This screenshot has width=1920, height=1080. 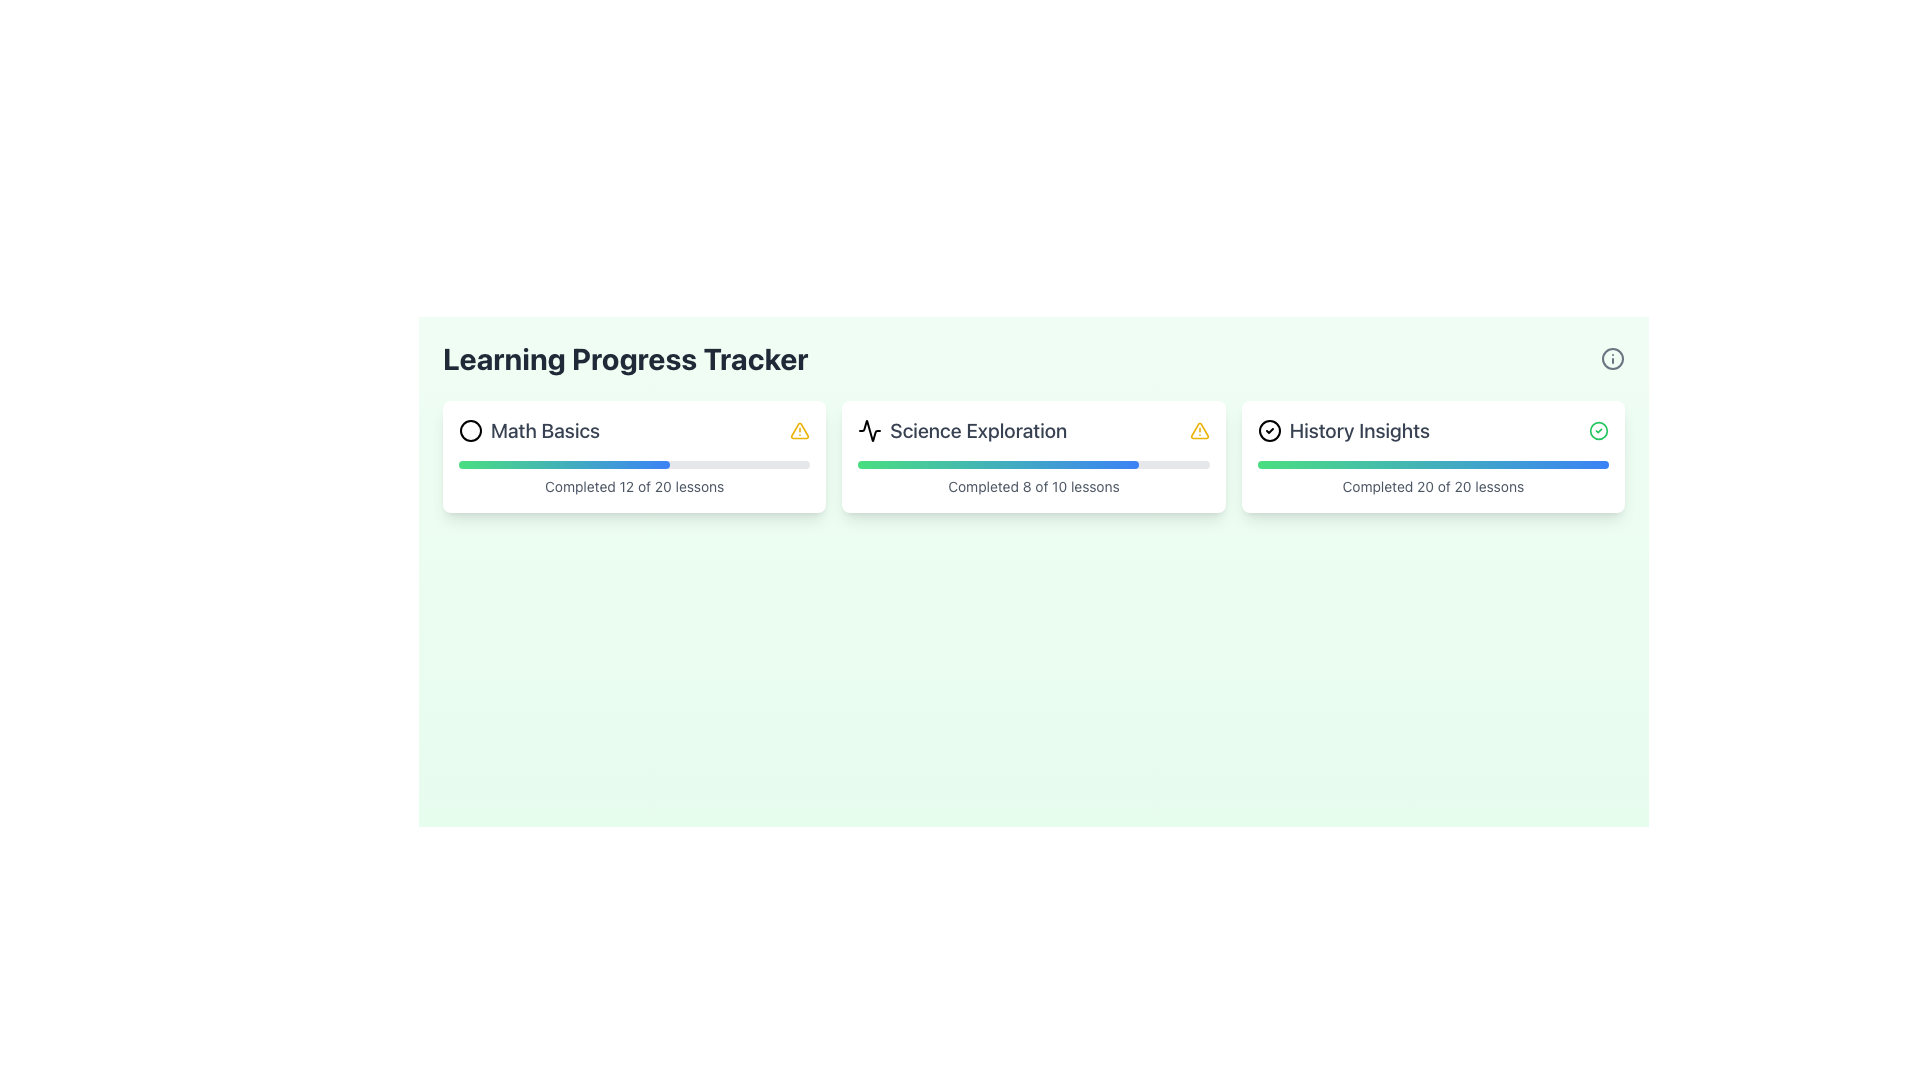 What do you see at coordinates (633, 456) in the screenshot?
I see `the progress bar of the 'Math Basics' informational card, which is the leftmost of three horizontally aligned cards in a grid layout` at bounding box center [633, 456].